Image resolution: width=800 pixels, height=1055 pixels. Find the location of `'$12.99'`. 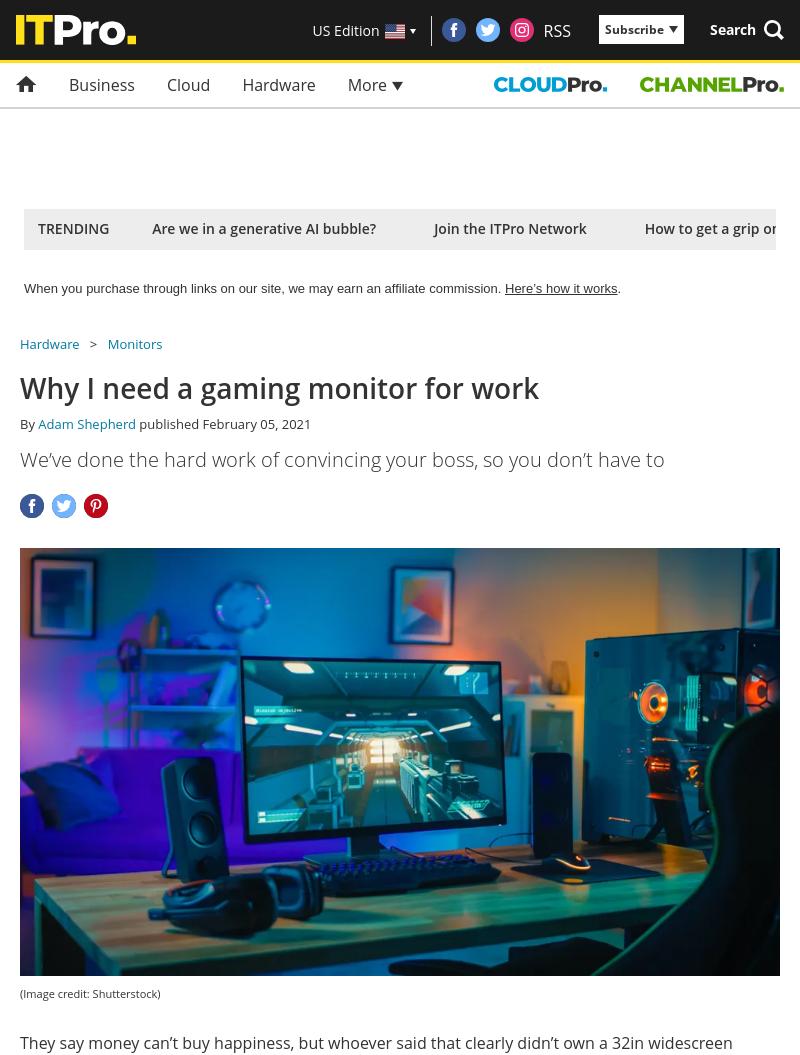

'$12.99' is located at coordinates (364, 331).